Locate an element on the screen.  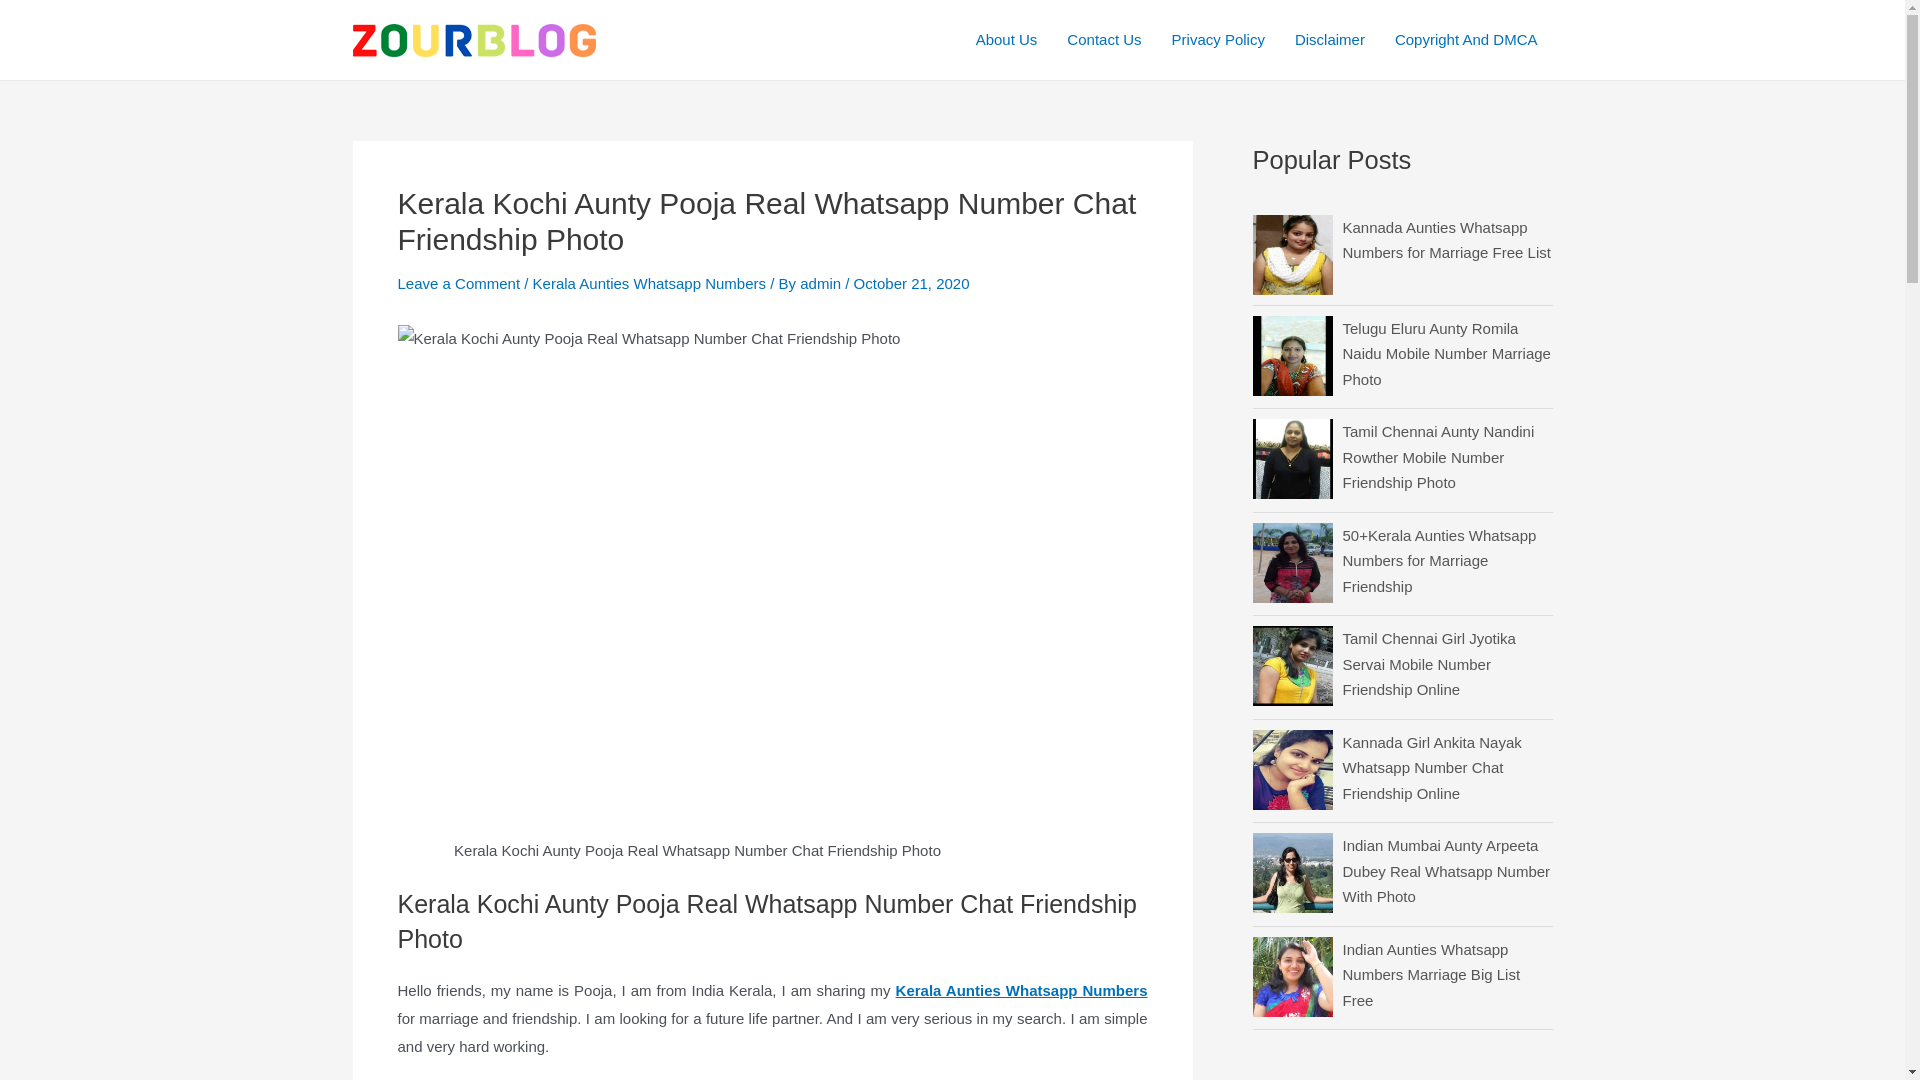
'Leave a Comment' is located at coordinates (458, 283).